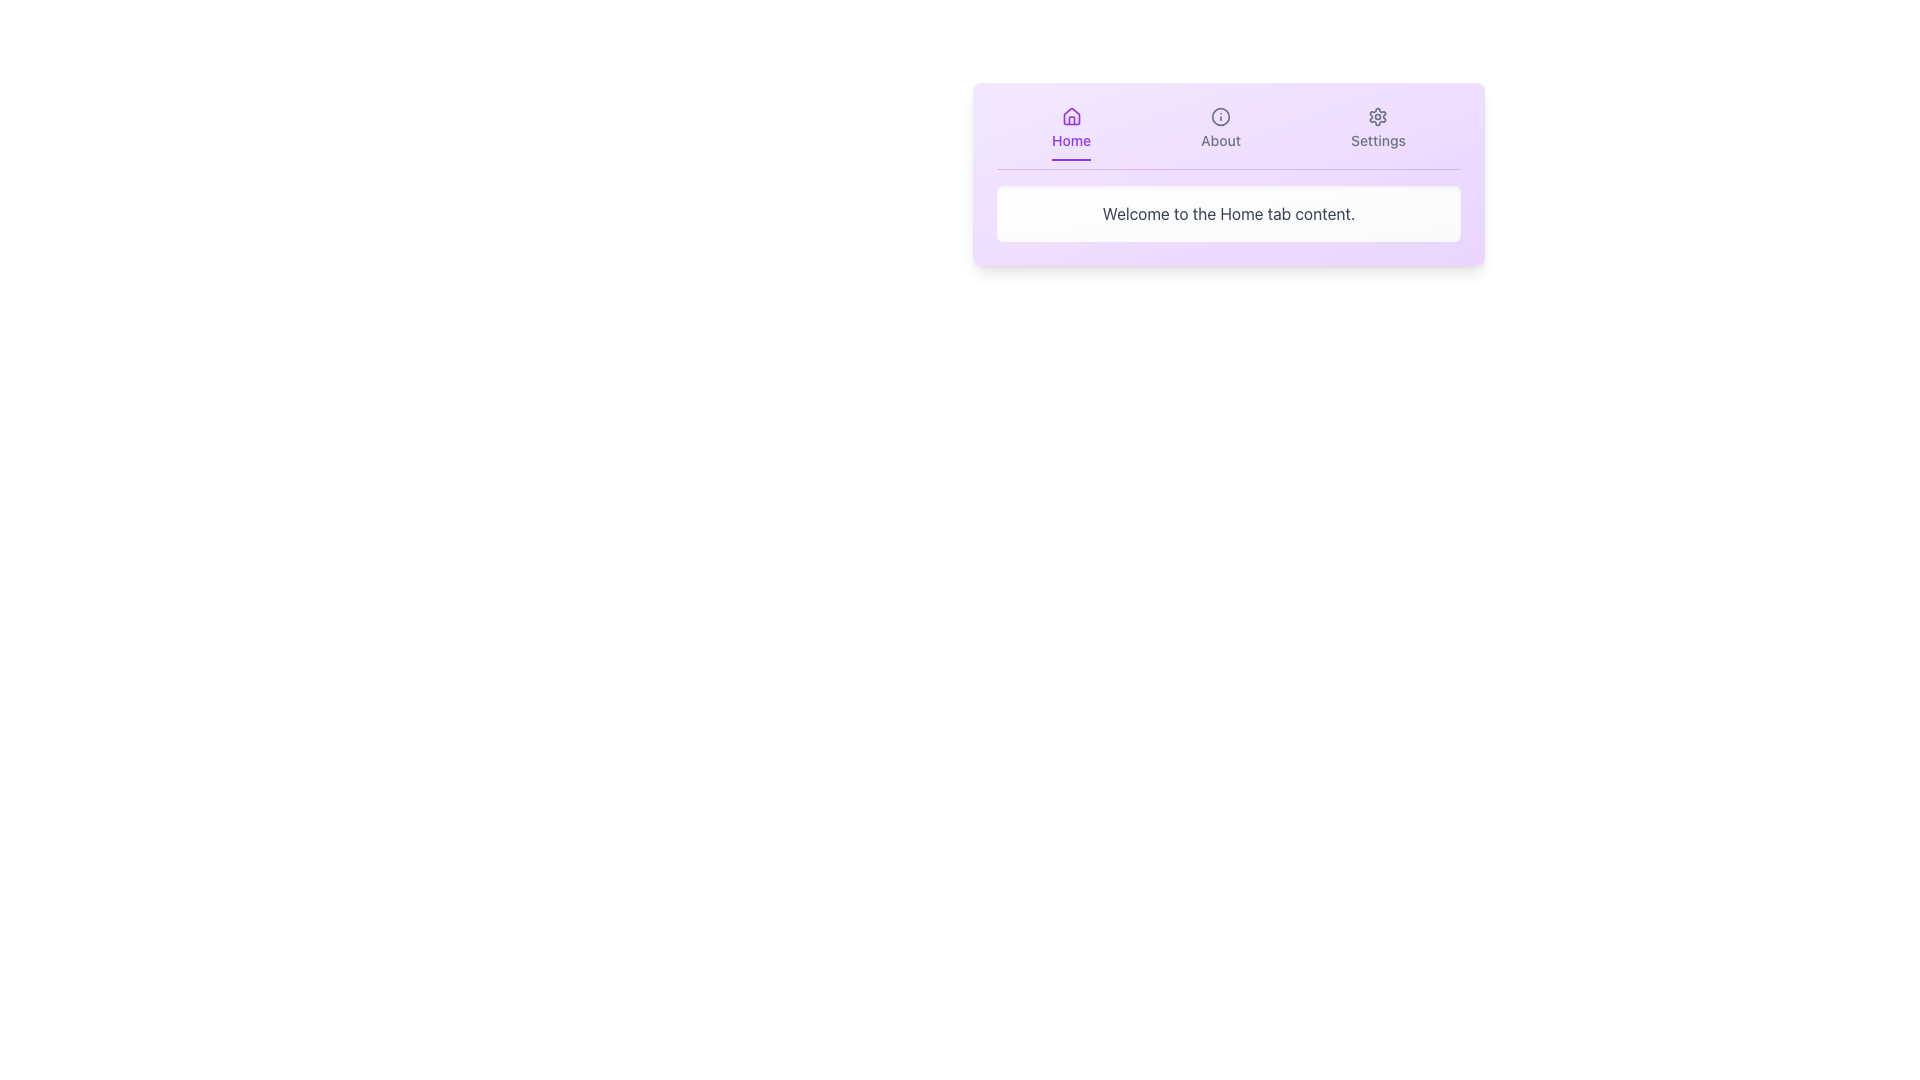  Describe the element at coordinates (1070, 134) in the screenshot. I see `the 'Home' navigation tab, which is a stylized button with a purple color scheme and a house icon, to apply the hover effect` at that location.